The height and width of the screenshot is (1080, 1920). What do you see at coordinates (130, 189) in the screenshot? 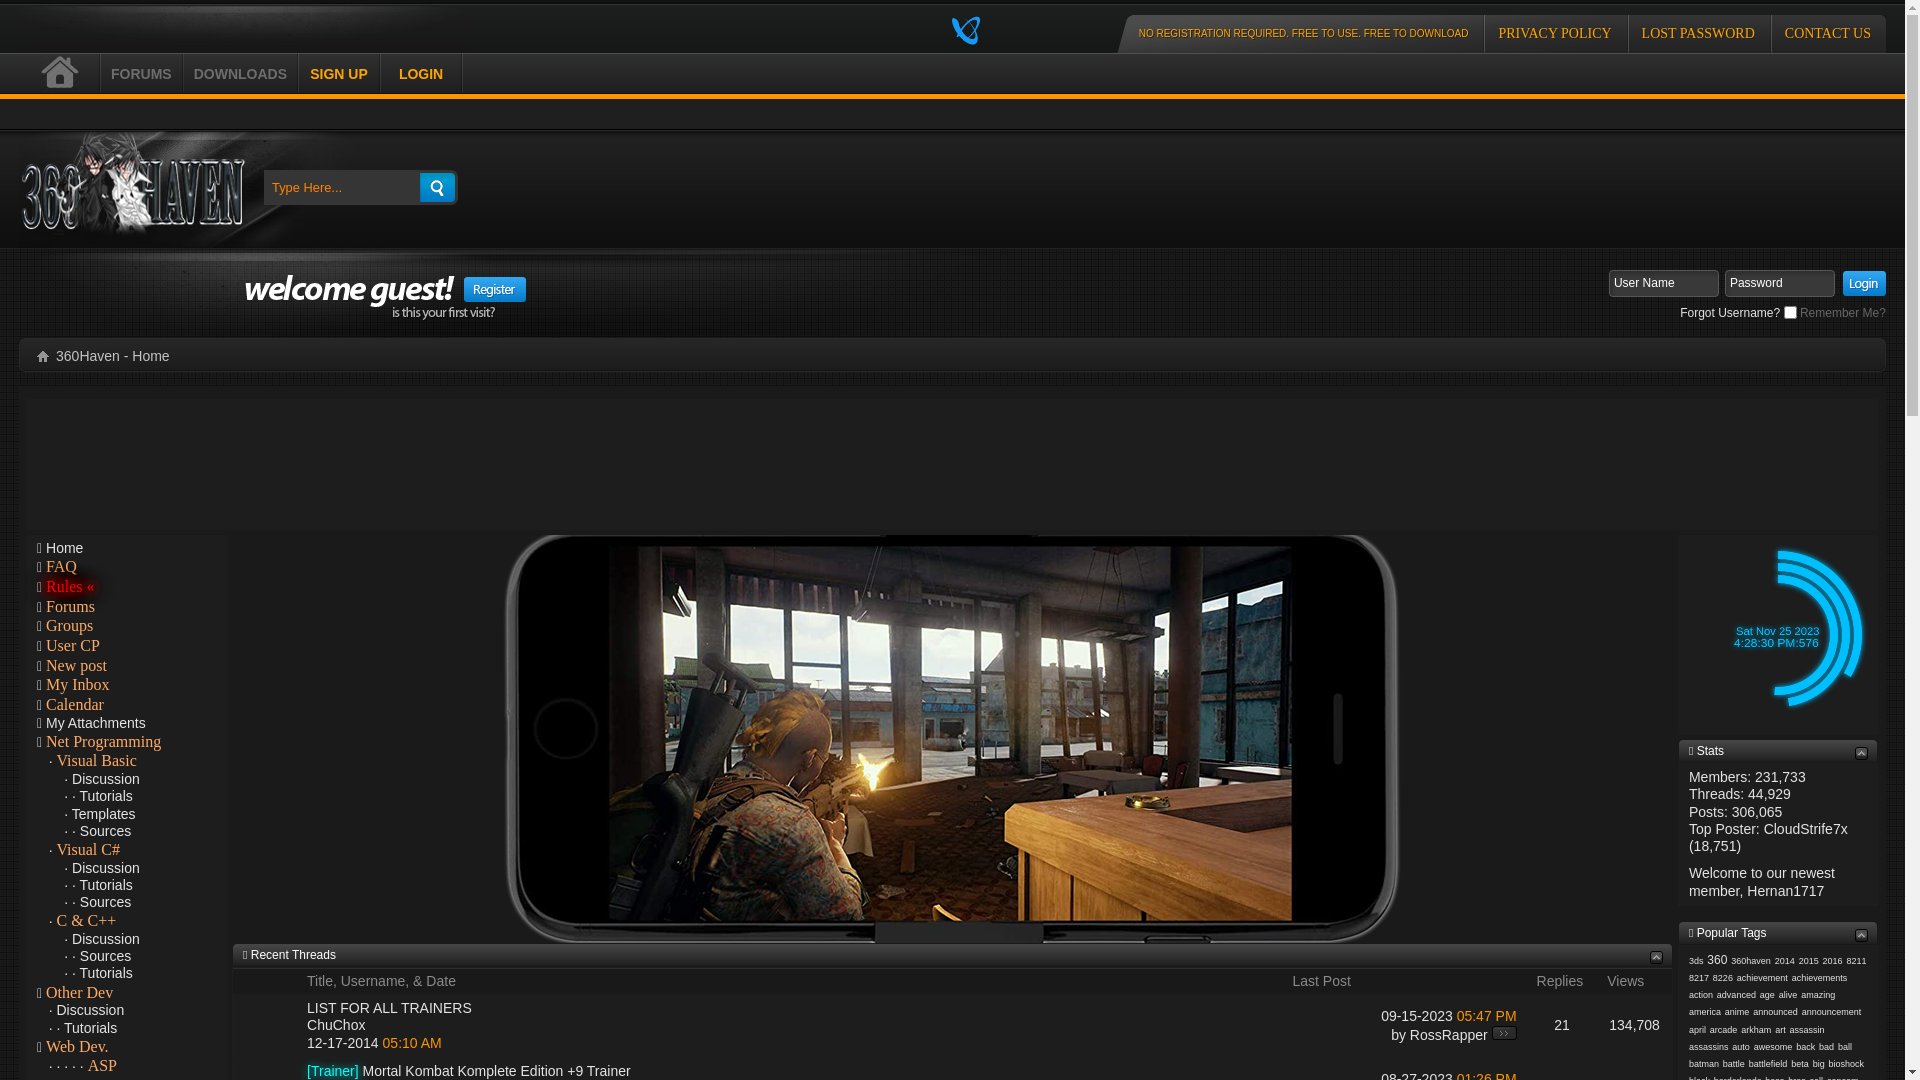
I see `'360Haven'` at bounding box center [130, 189].